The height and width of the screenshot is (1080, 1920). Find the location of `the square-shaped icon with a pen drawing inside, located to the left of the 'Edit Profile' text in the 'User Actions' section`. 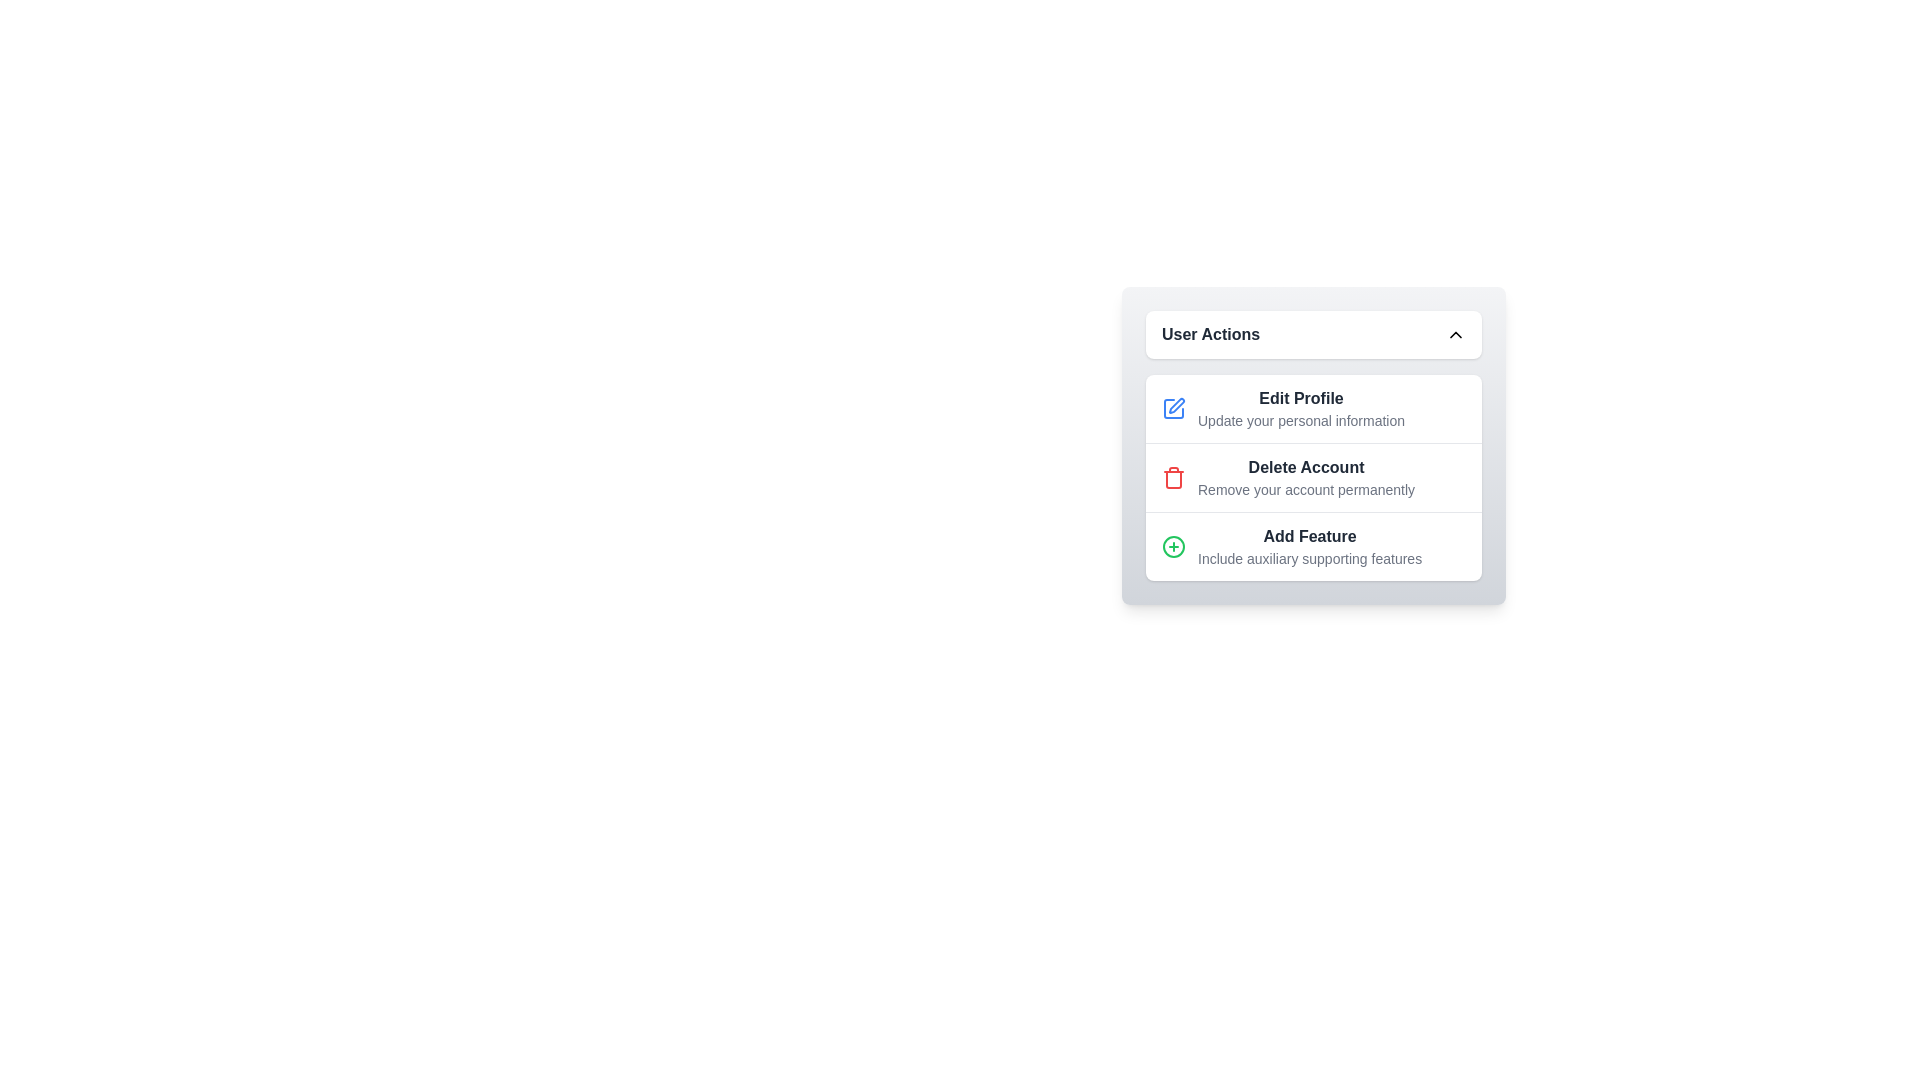

the square-shaped icon with a pen drawing inside, located to the left of the 'Edit Profile' text in the 'User Actions' section is located at coordinates (1174, 407).